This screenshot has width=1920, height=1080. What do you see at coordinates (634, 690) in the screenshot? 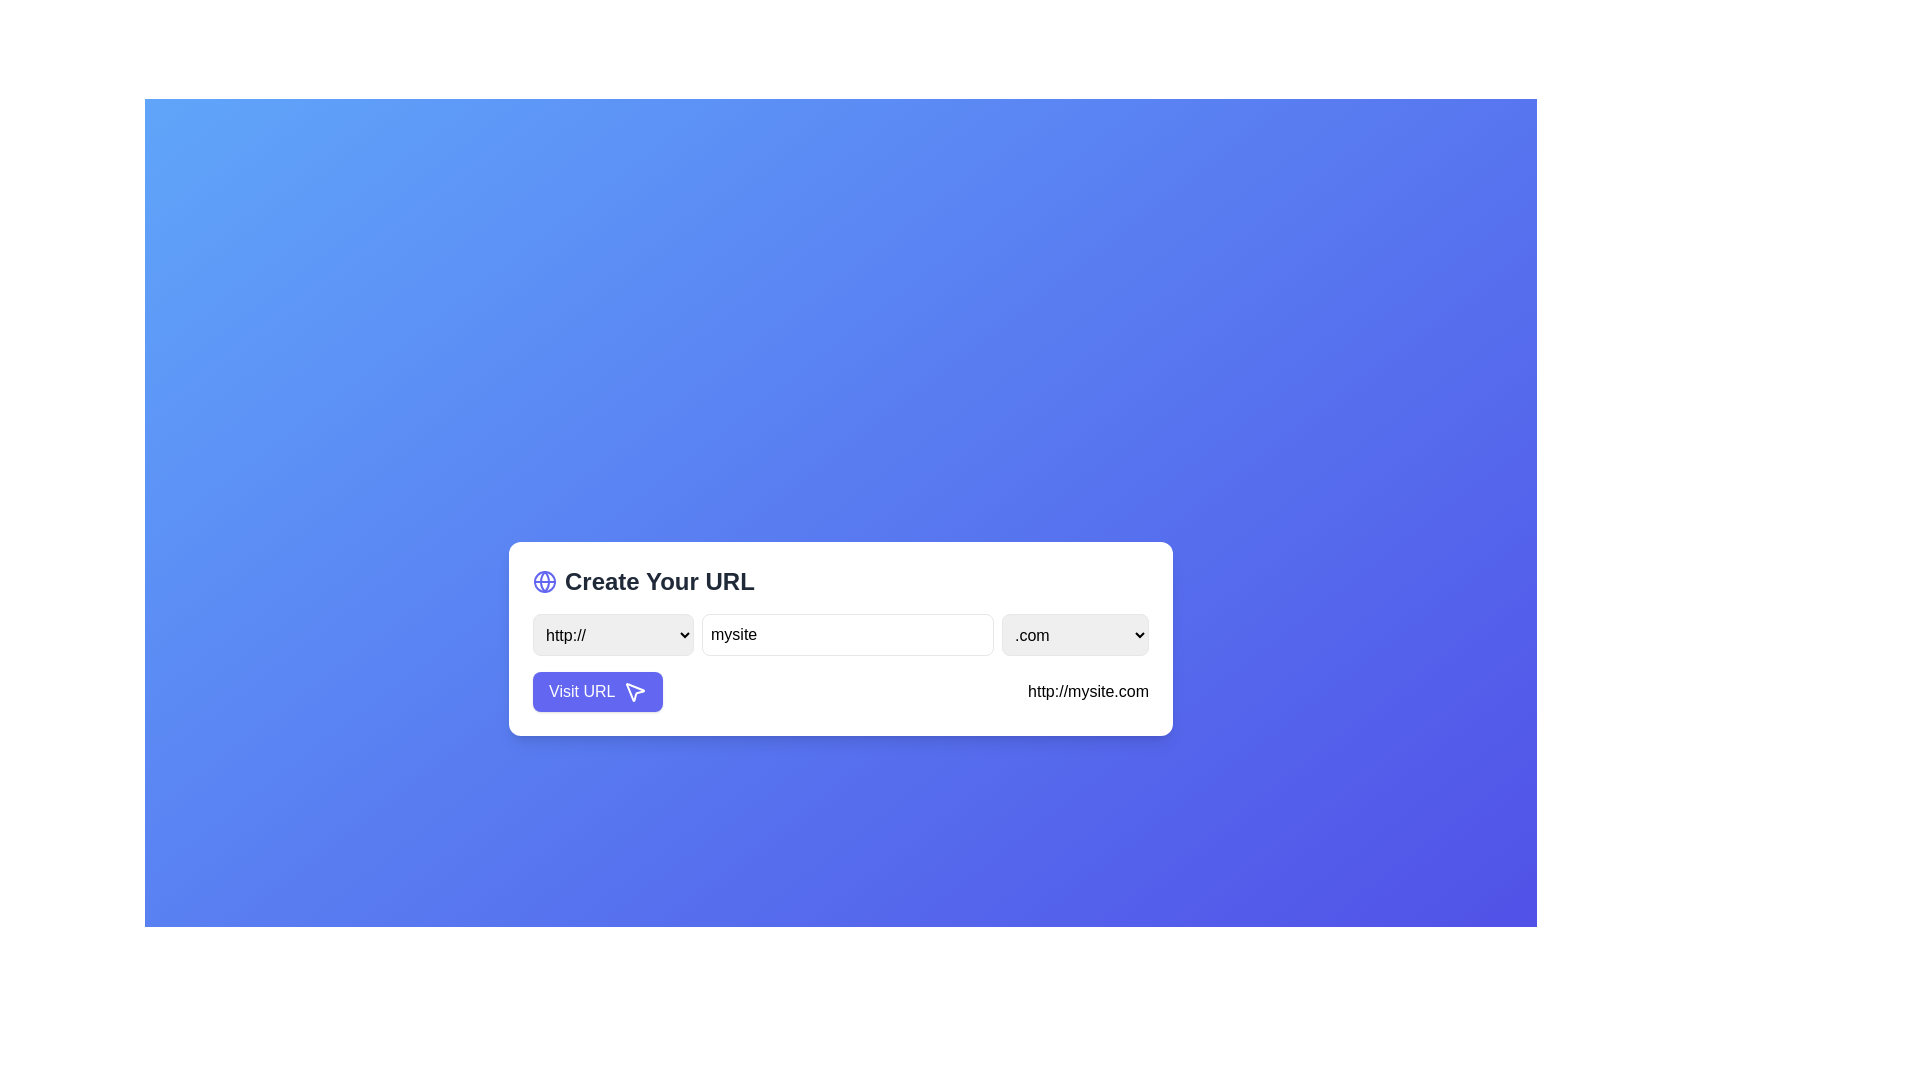
I see `the icon located on the right-hand side of the 'Visit URL' button, which is prominently positioned within a card-like section near the lower center of the interface` at bounding box center [634, 690].